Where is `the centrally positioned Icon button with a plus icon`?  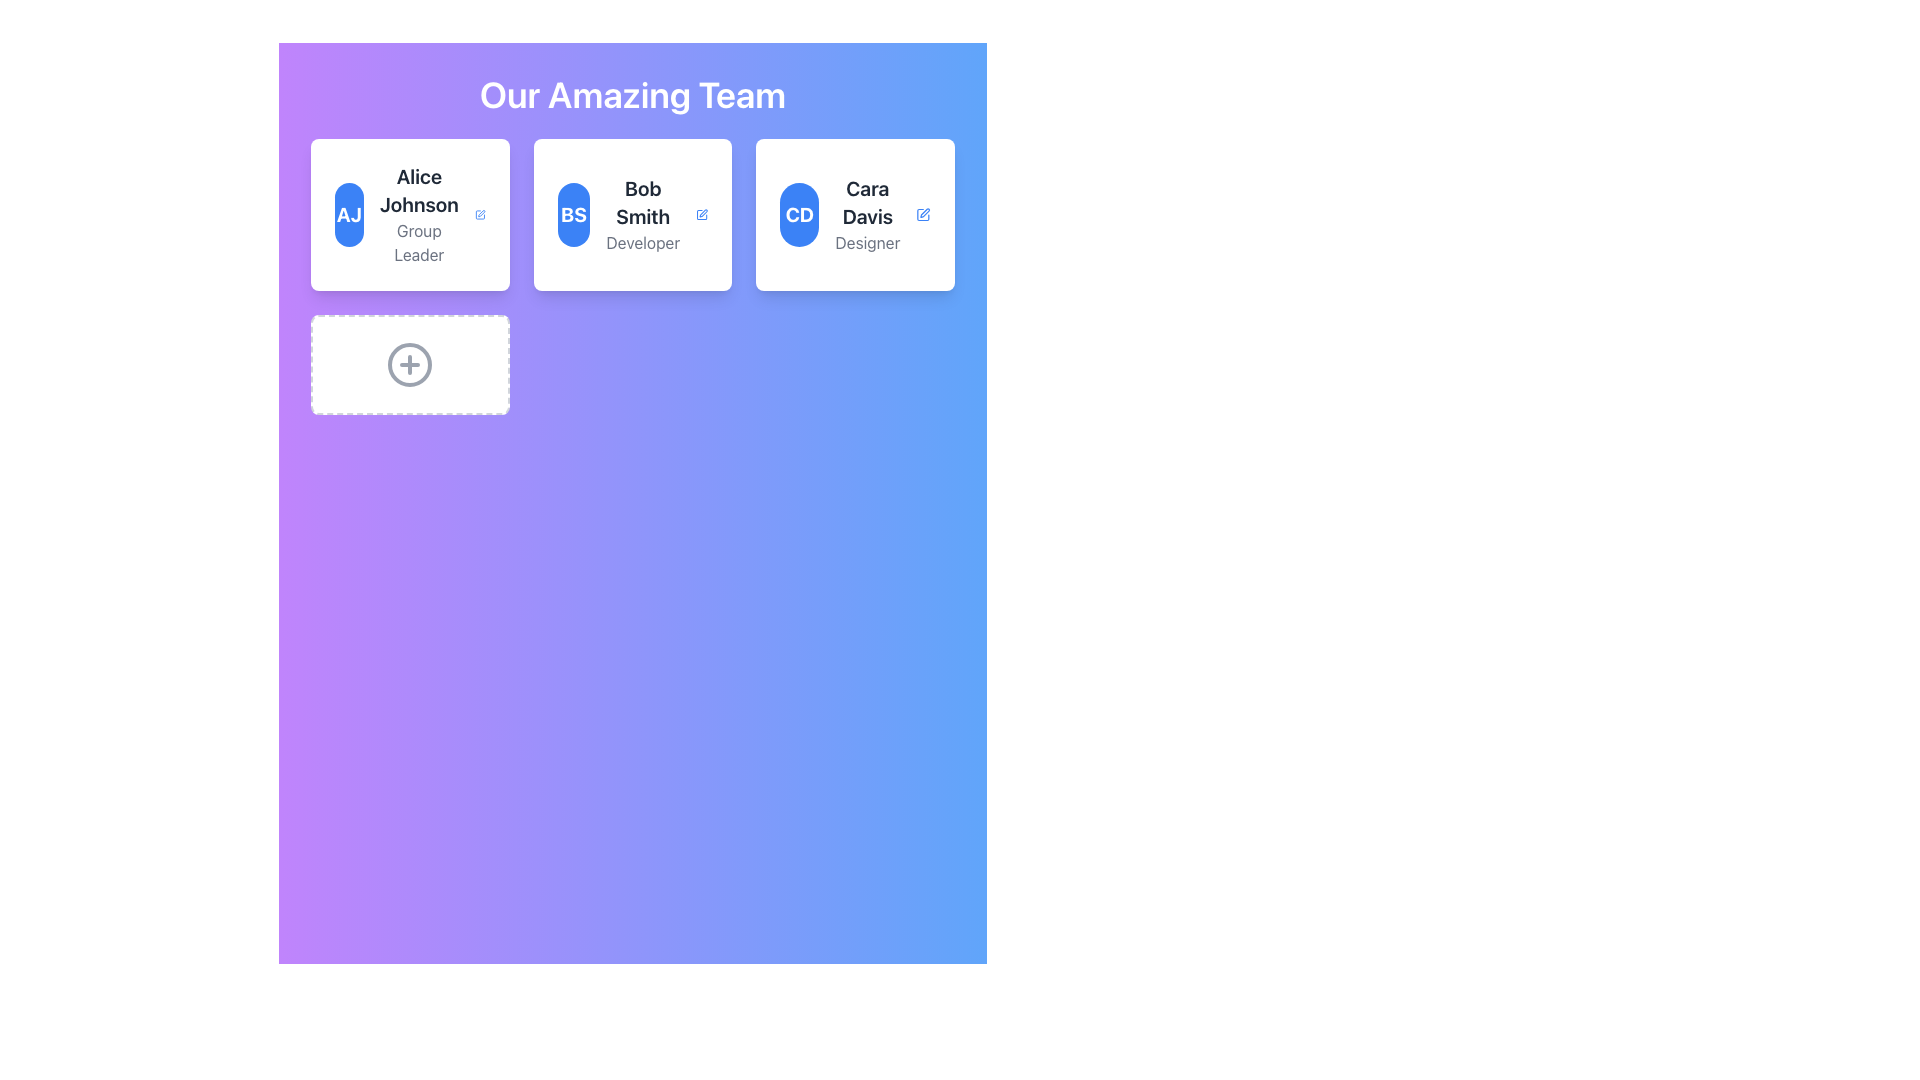
the centrally positioned Icon button with a plus icon is located at coordinates (409, 365).